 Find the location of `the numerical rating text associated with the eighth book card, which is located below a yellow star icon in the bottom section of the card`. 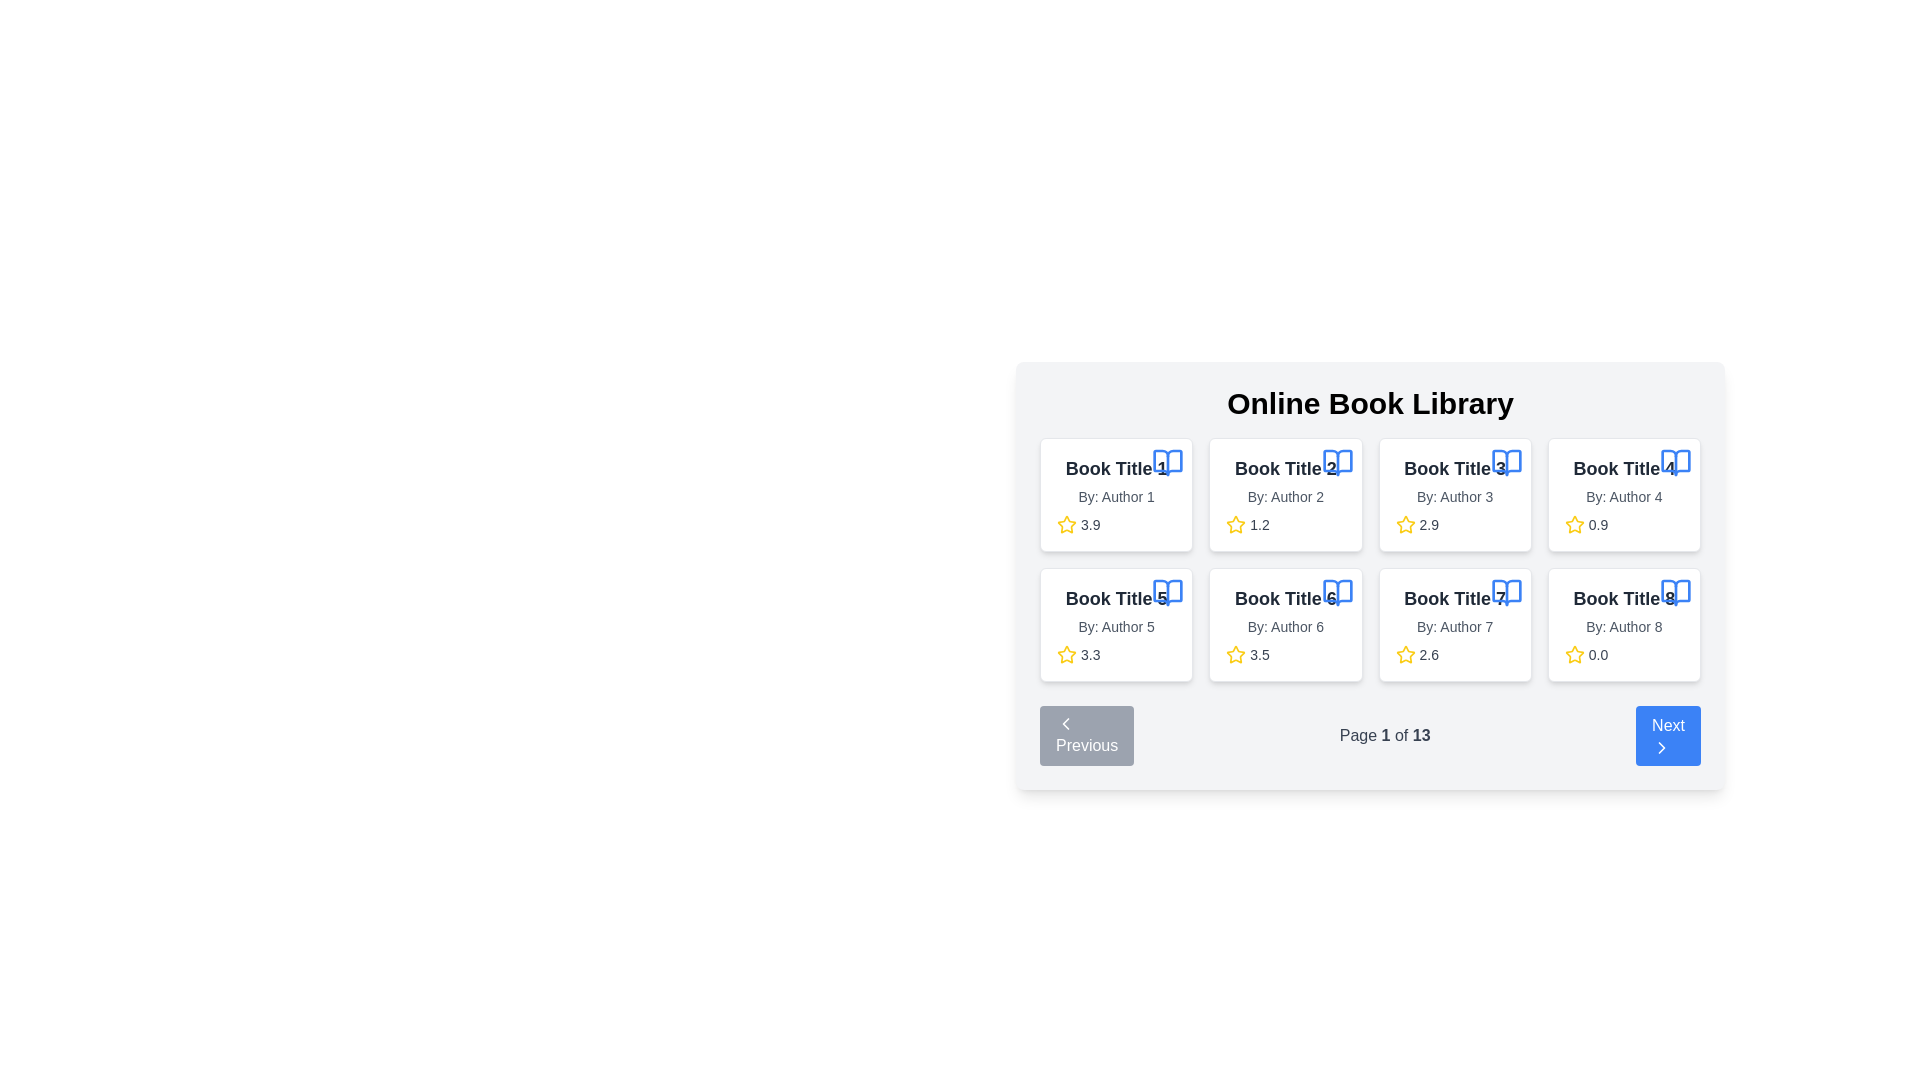

the numerical rating text associated with the eighth book card, which is located below a yellow star icon in the bottom section of the card is located at coordinates (1597, 655).